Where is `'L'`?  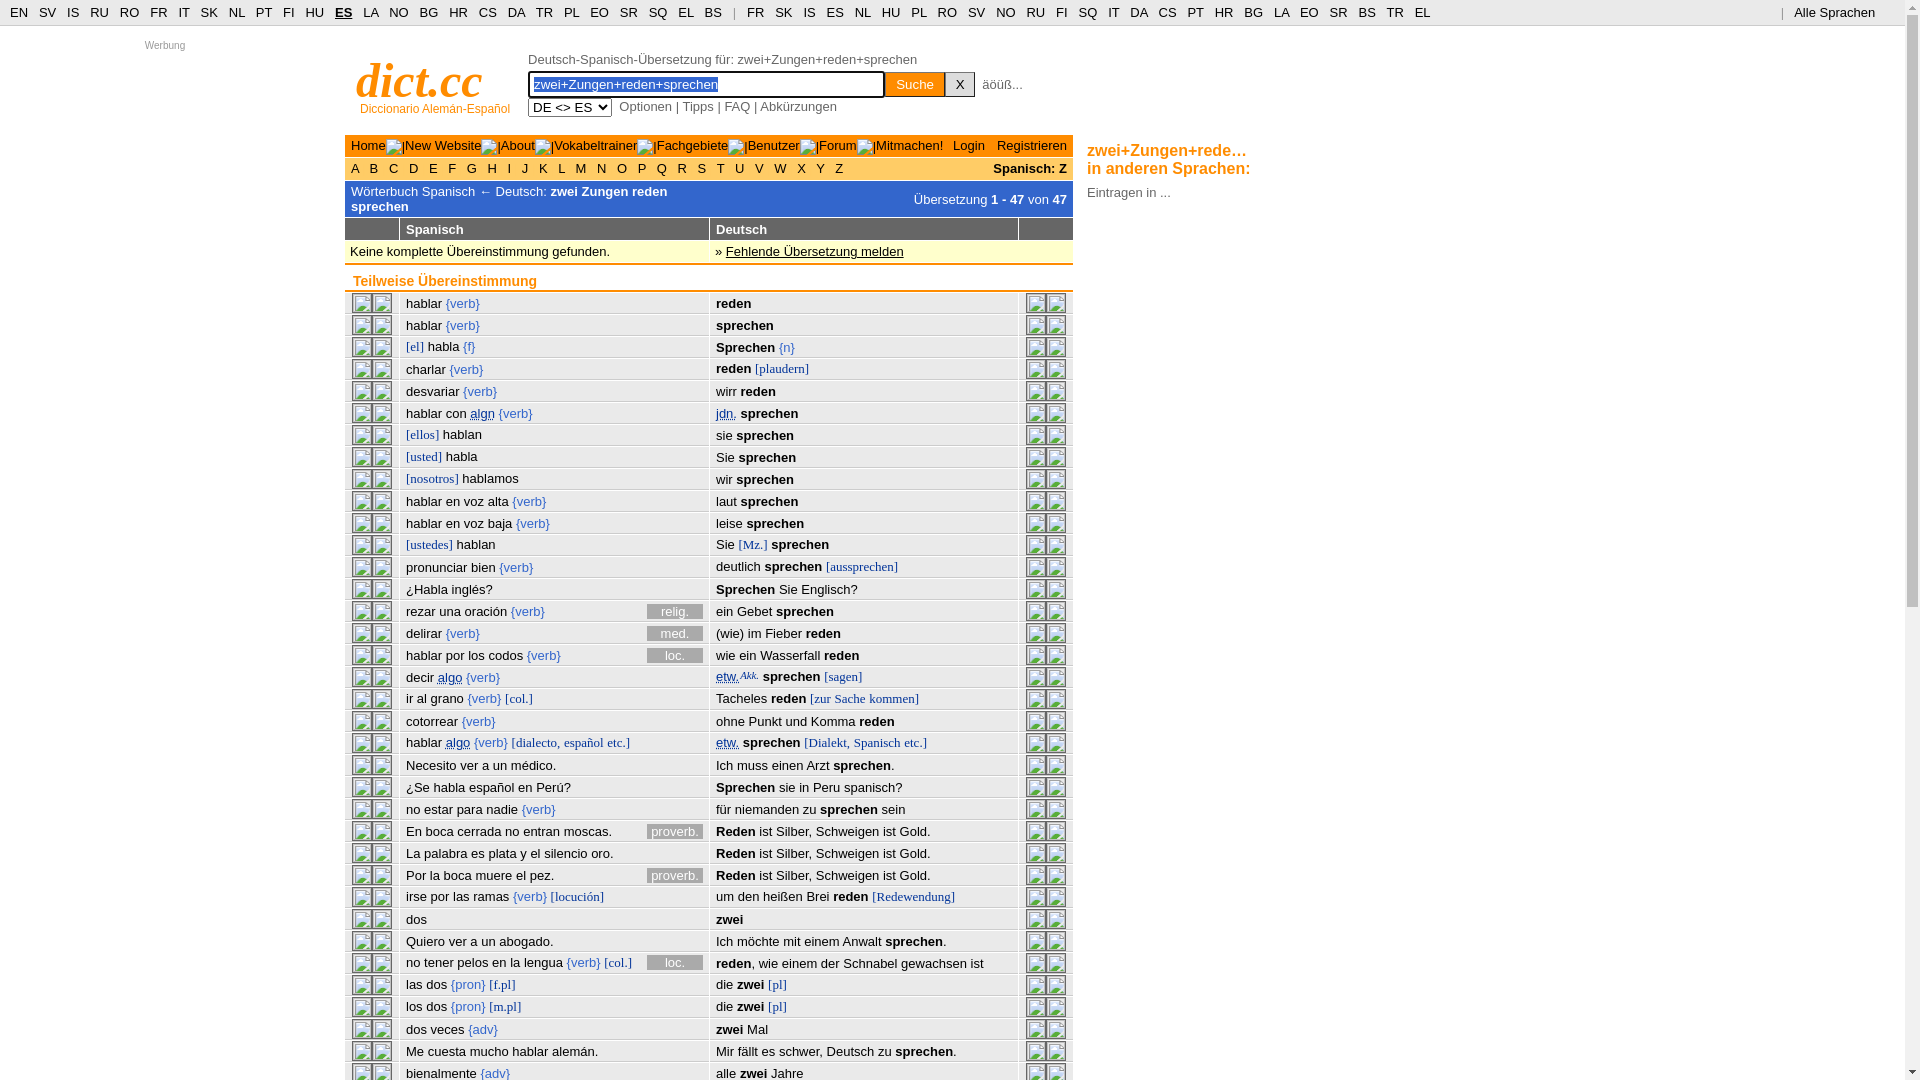
'L' is located at coordinates (560, 167).